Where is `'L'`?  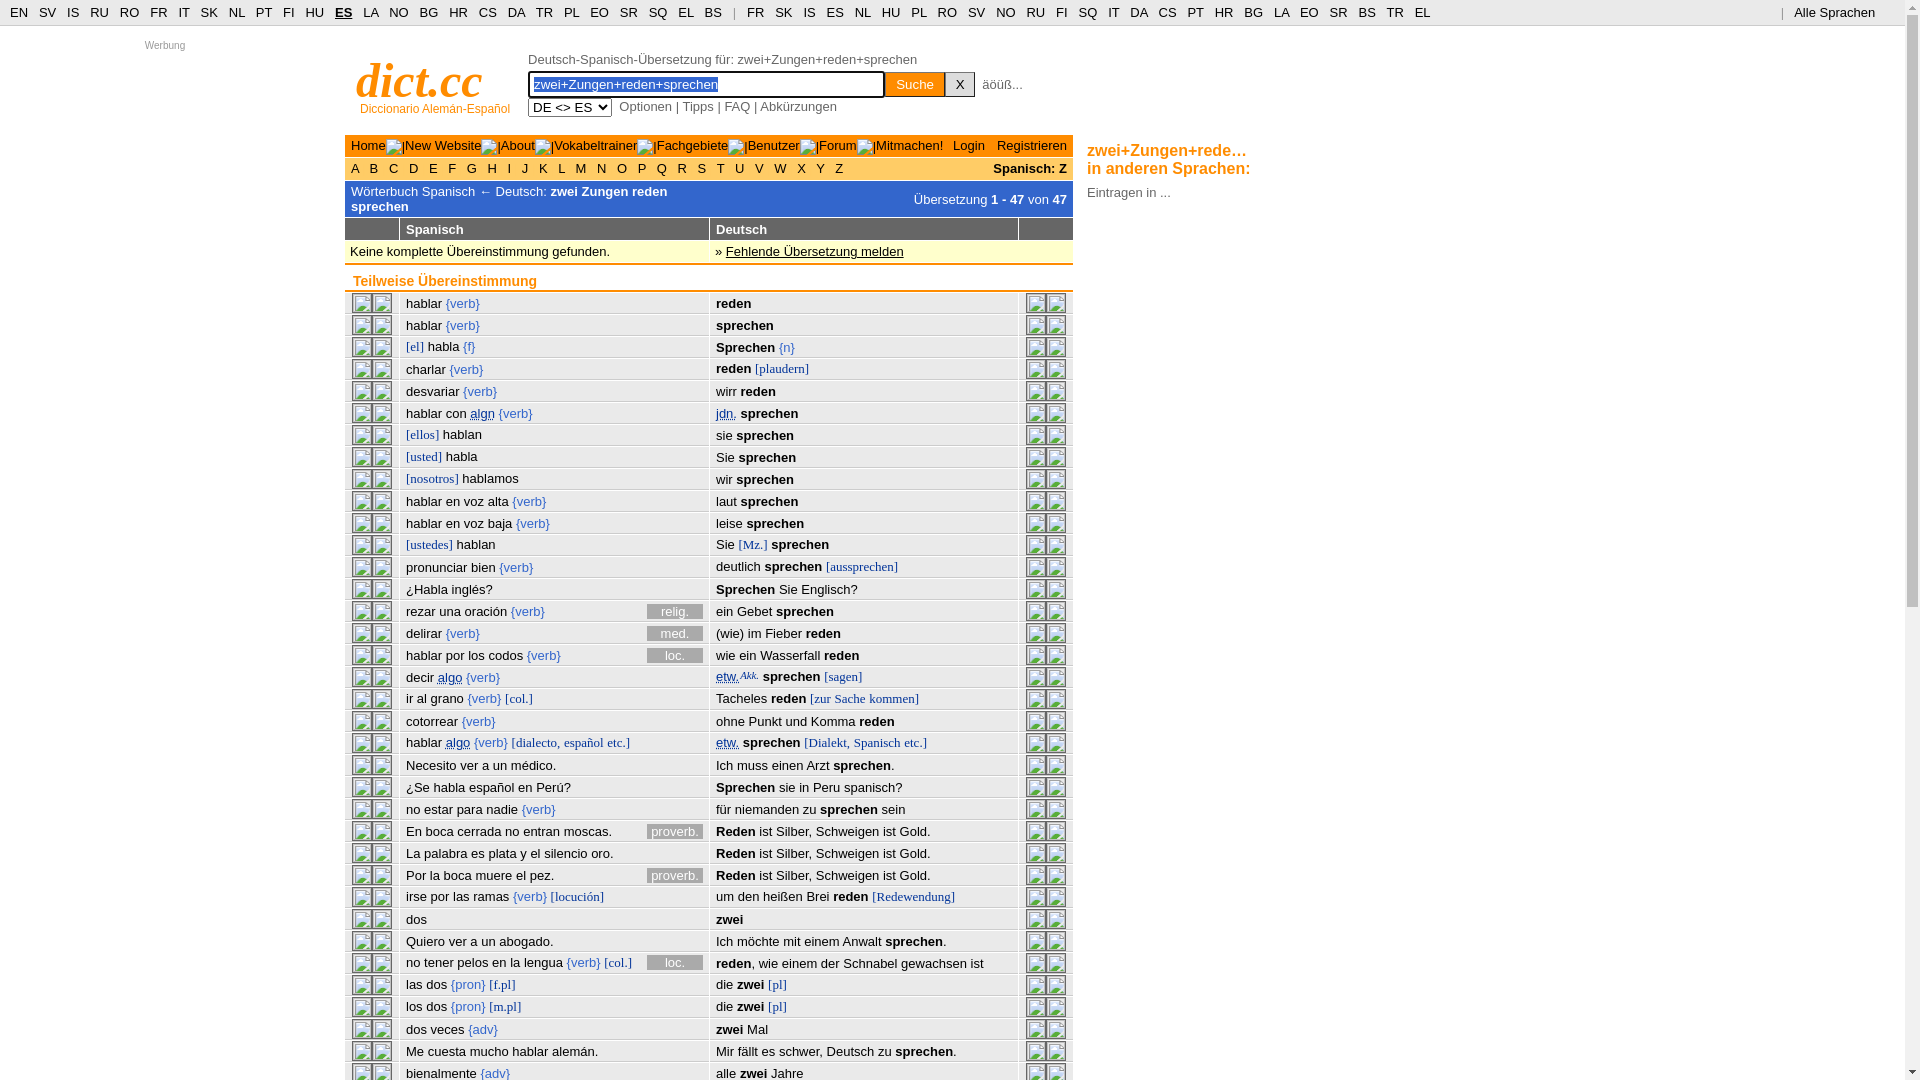
'L' is located at coordinates (560, 167).